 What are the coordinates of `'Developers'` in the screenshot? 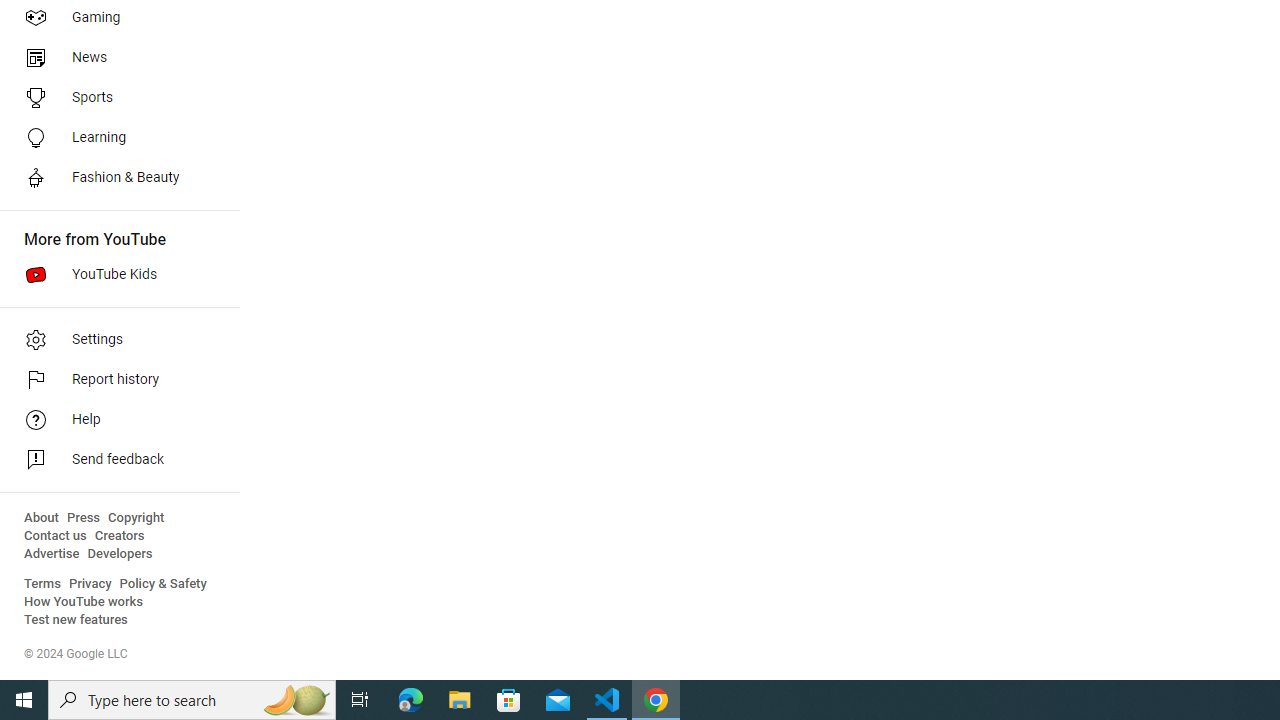 It's located at (119, 554).